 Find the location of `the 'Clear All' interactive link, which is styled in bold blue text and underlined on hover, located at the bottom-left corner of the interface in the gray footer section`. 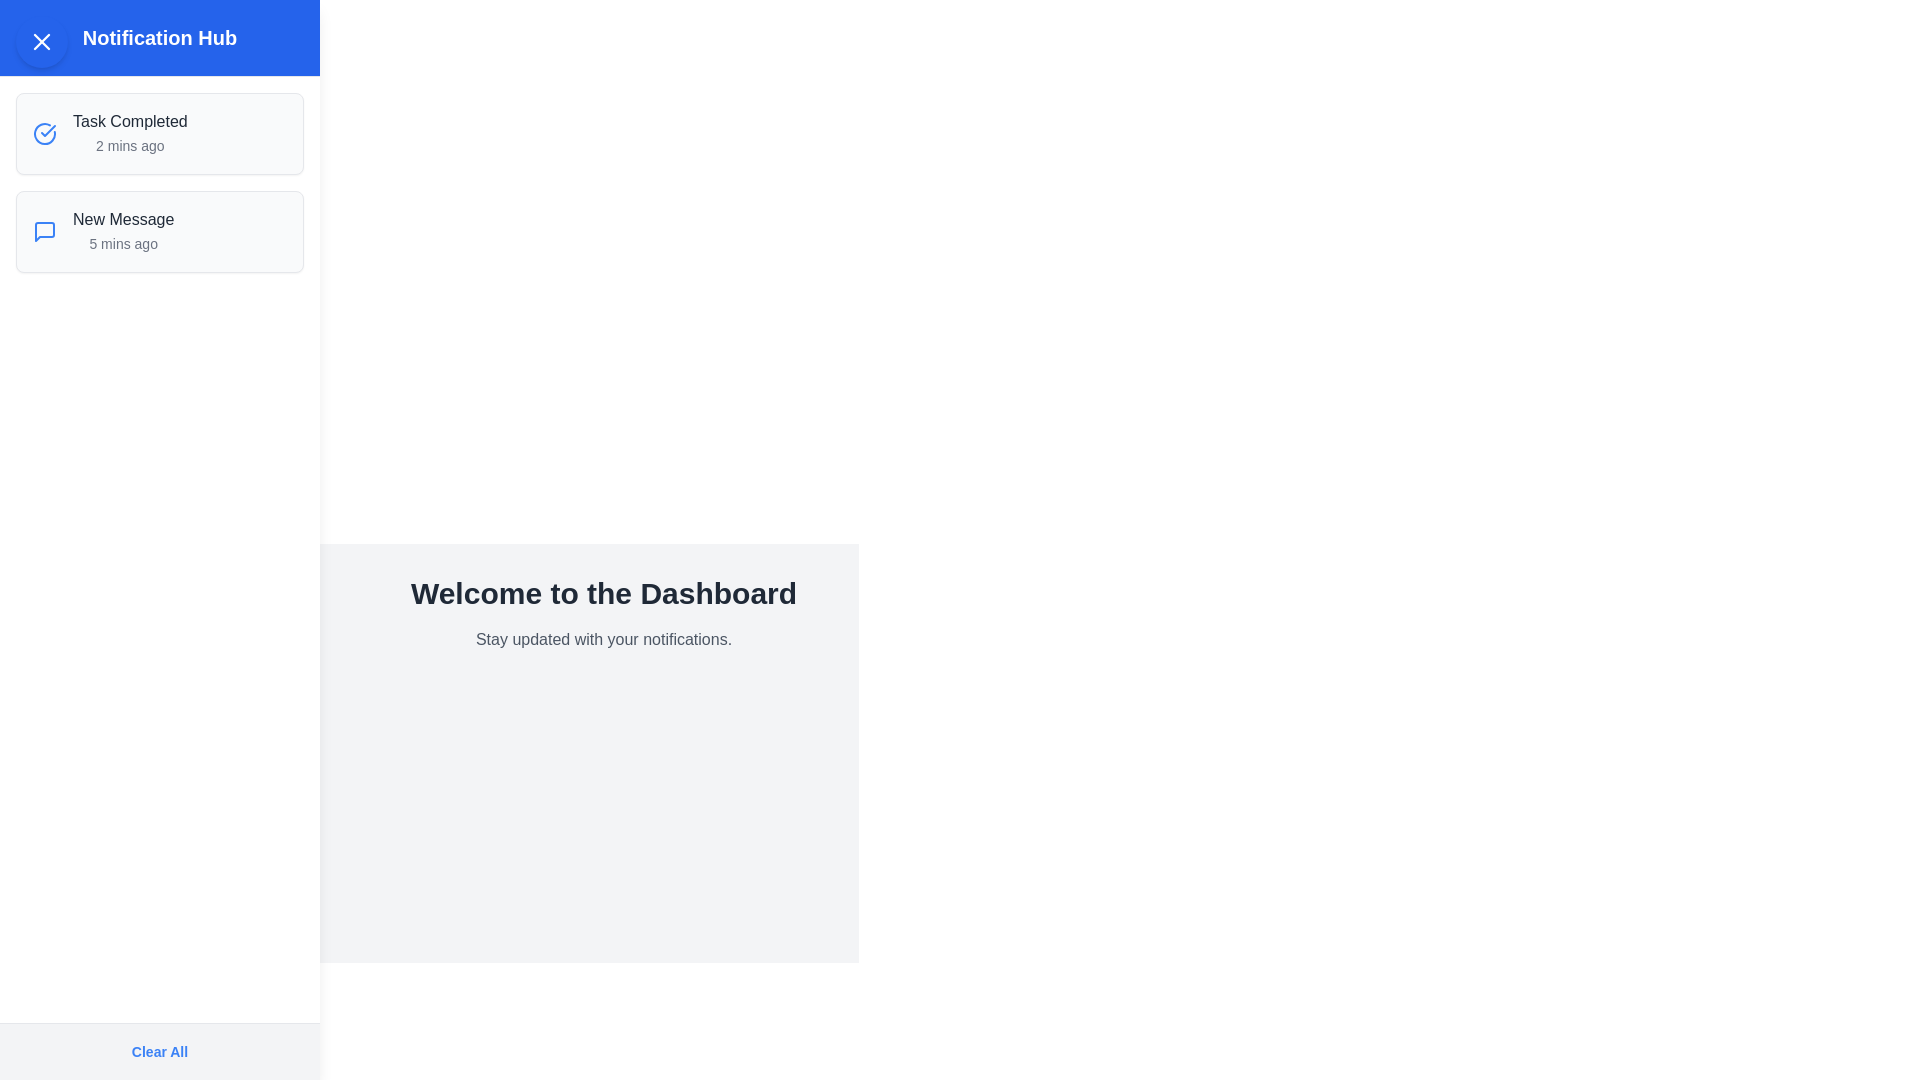

the 'Clear All' interactive link, which is styled in bold blue text and underlined on hover, located at the bottom-left corner of the interface in the gray footer section is located at coordinates (158, 1051).